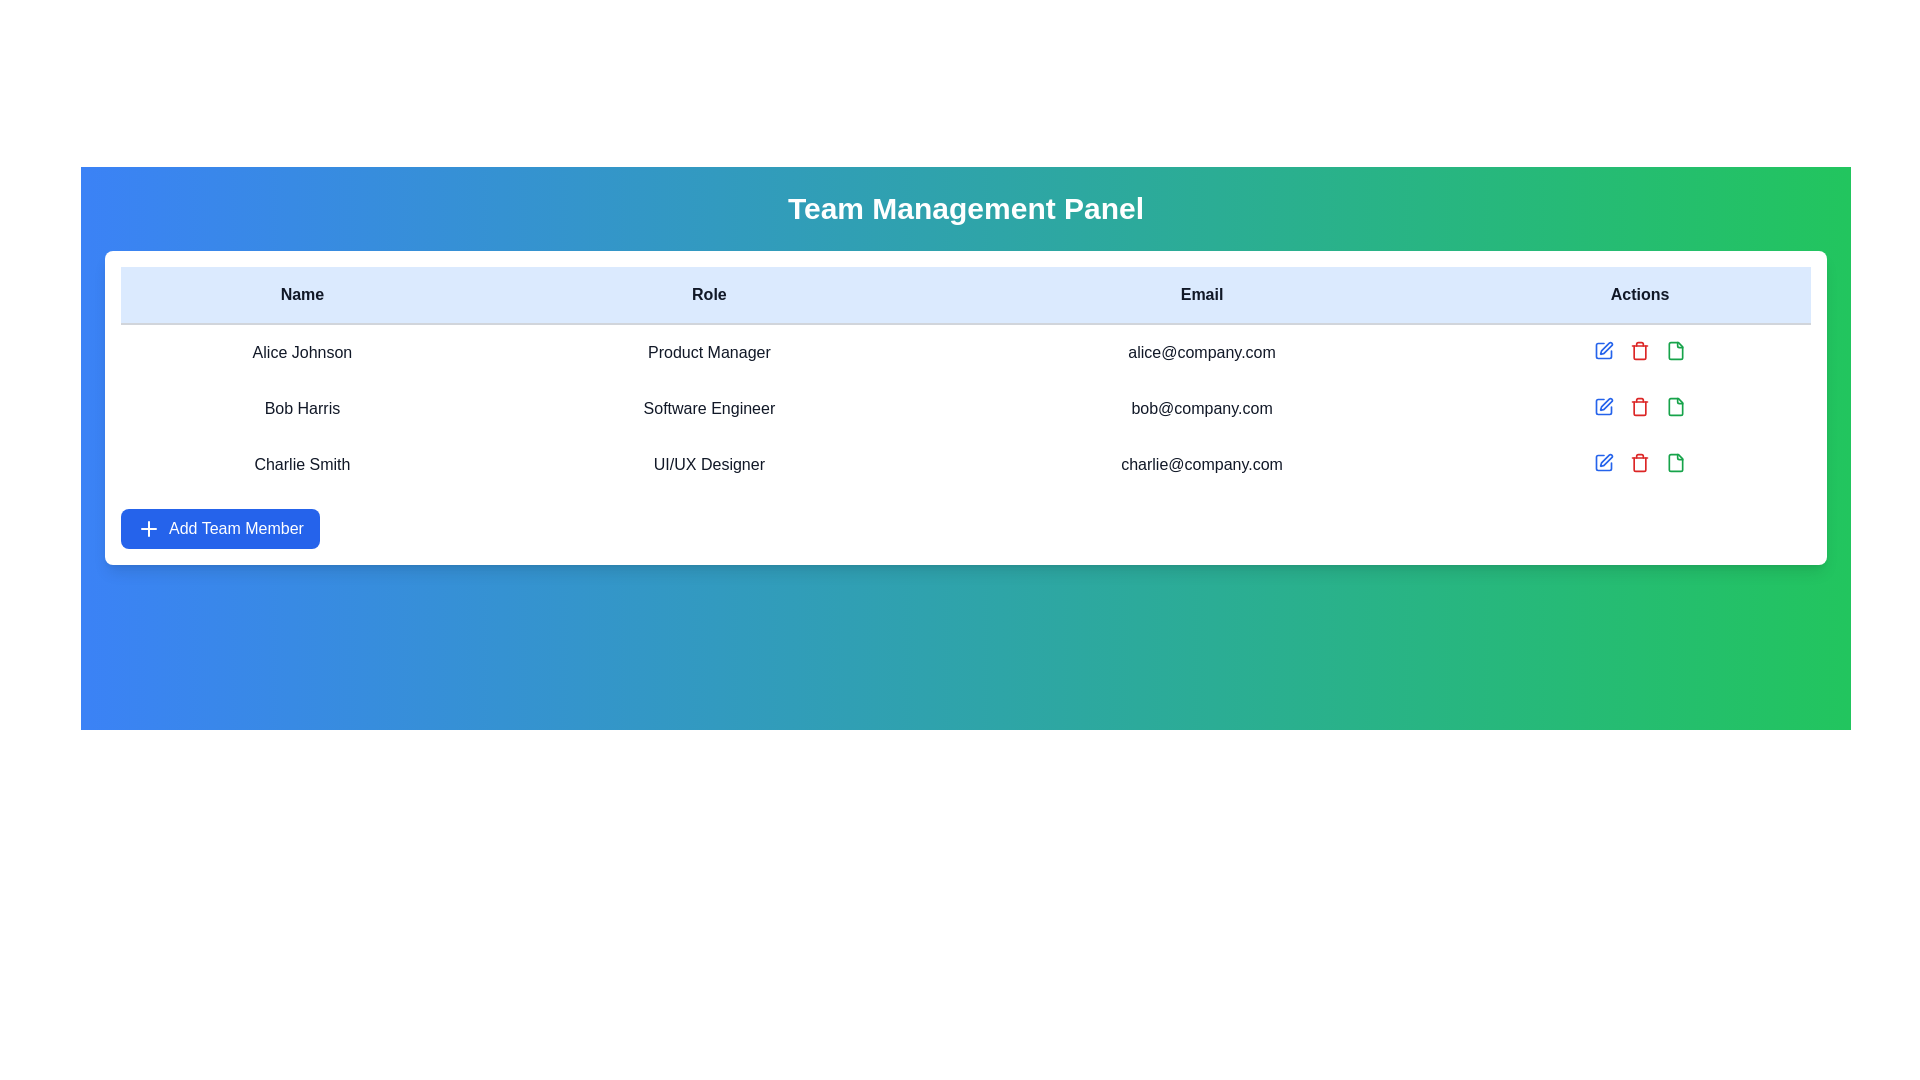  What do you see at coordinates (301, 295) in the screenshot?
I see `the 'User Names' text label, which is the first column header in the data table, positioned at the top-left and adjacent to the 'Role' column` at bounding box center [301, 295].